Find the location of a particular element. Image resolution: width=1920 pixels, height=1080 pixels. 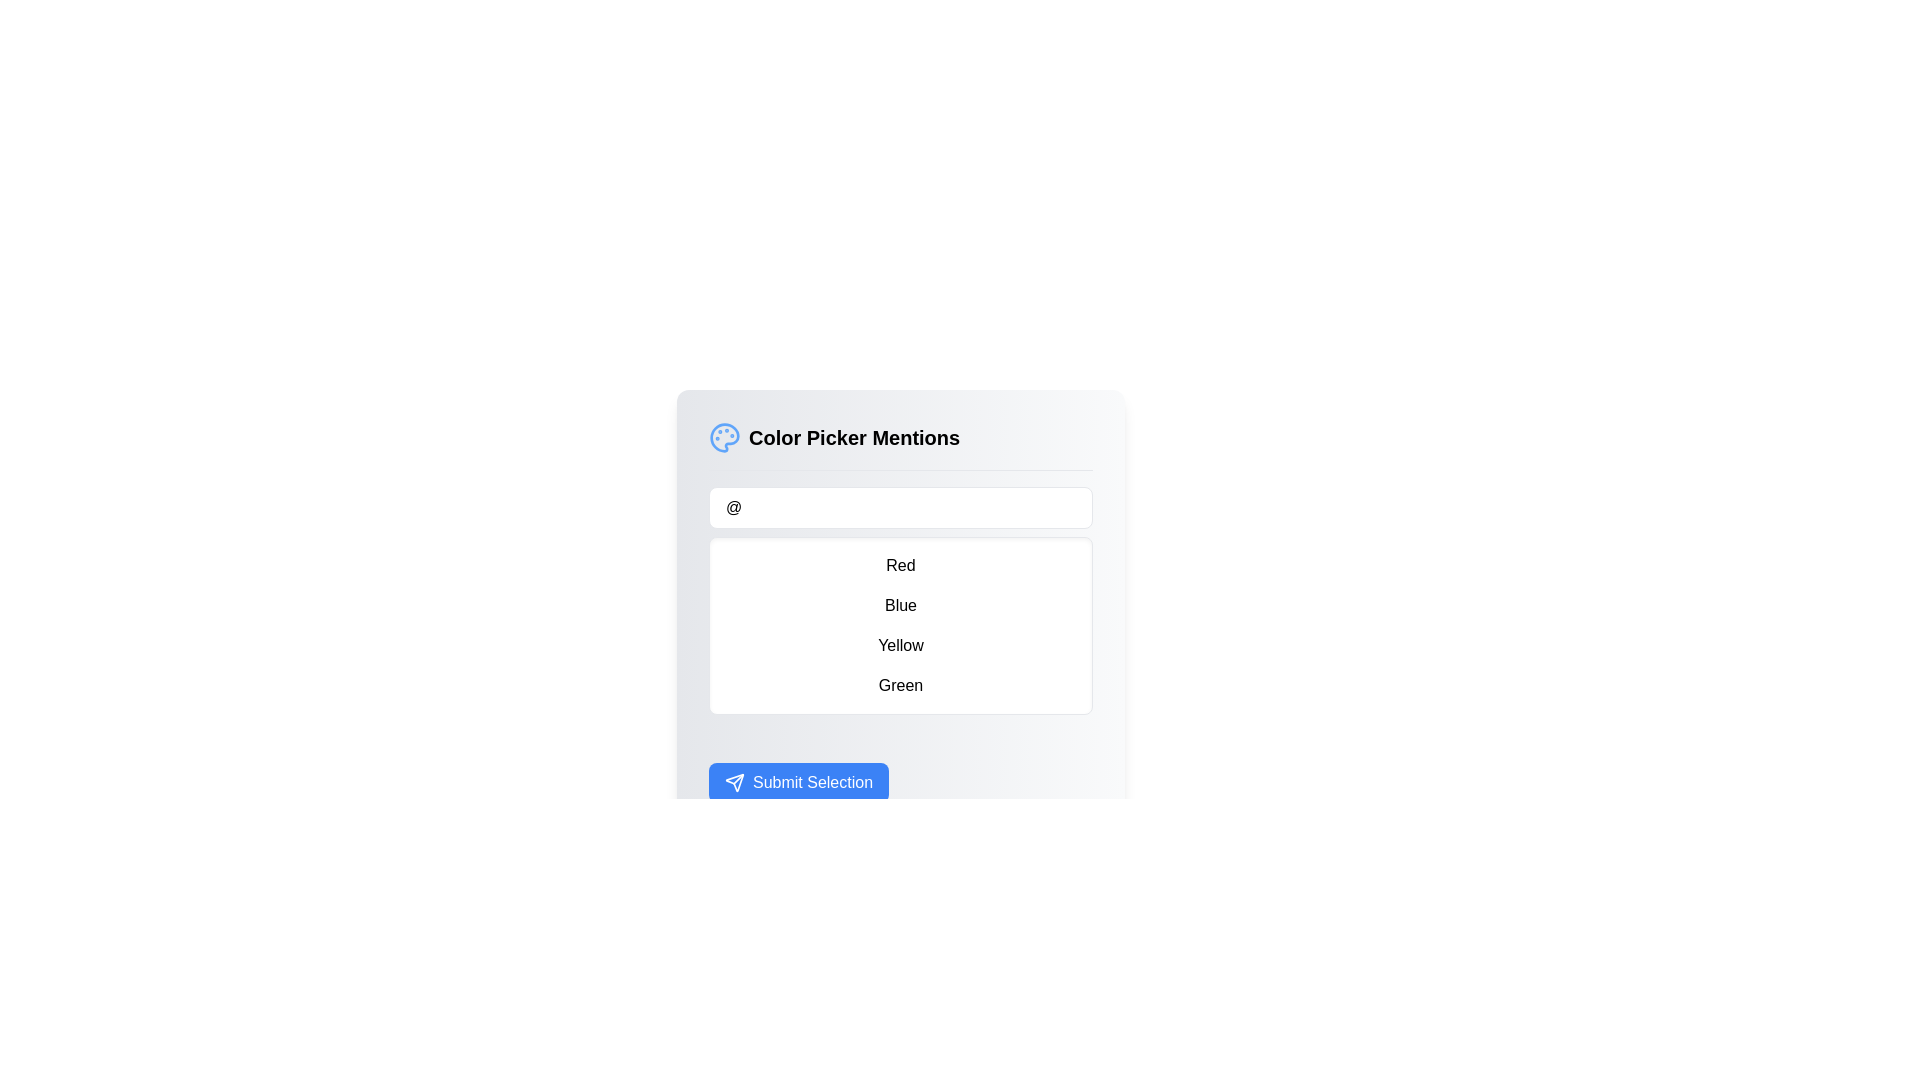

the send action icon located at the bottom-right corner of the form within the 'Submit Selection' button is located at coordinates (733, 782).